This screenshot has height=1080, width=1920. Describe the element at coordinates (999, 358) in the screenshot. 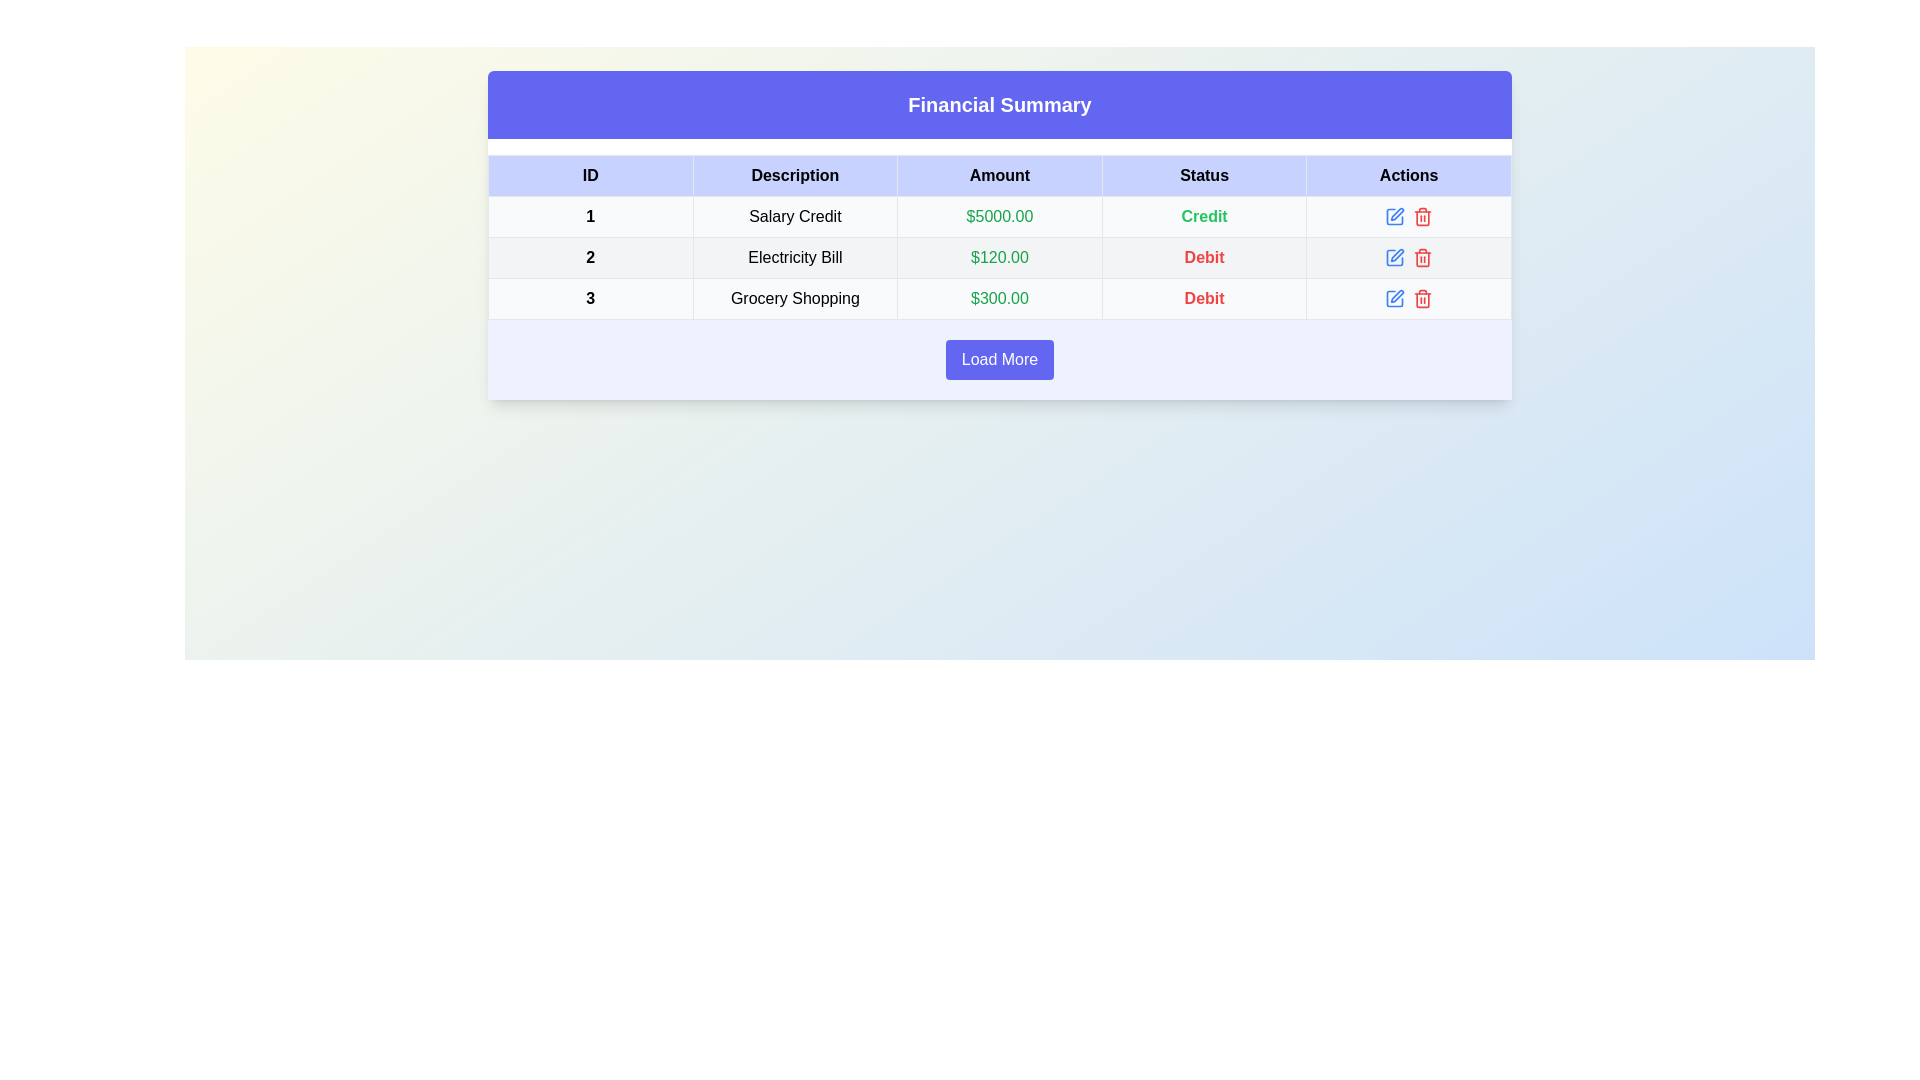

I see `the 'Load More' button, which is a rectangular button with a purple background and white text, located at the bottom-center of the 'Financial Summary' section` at that location.